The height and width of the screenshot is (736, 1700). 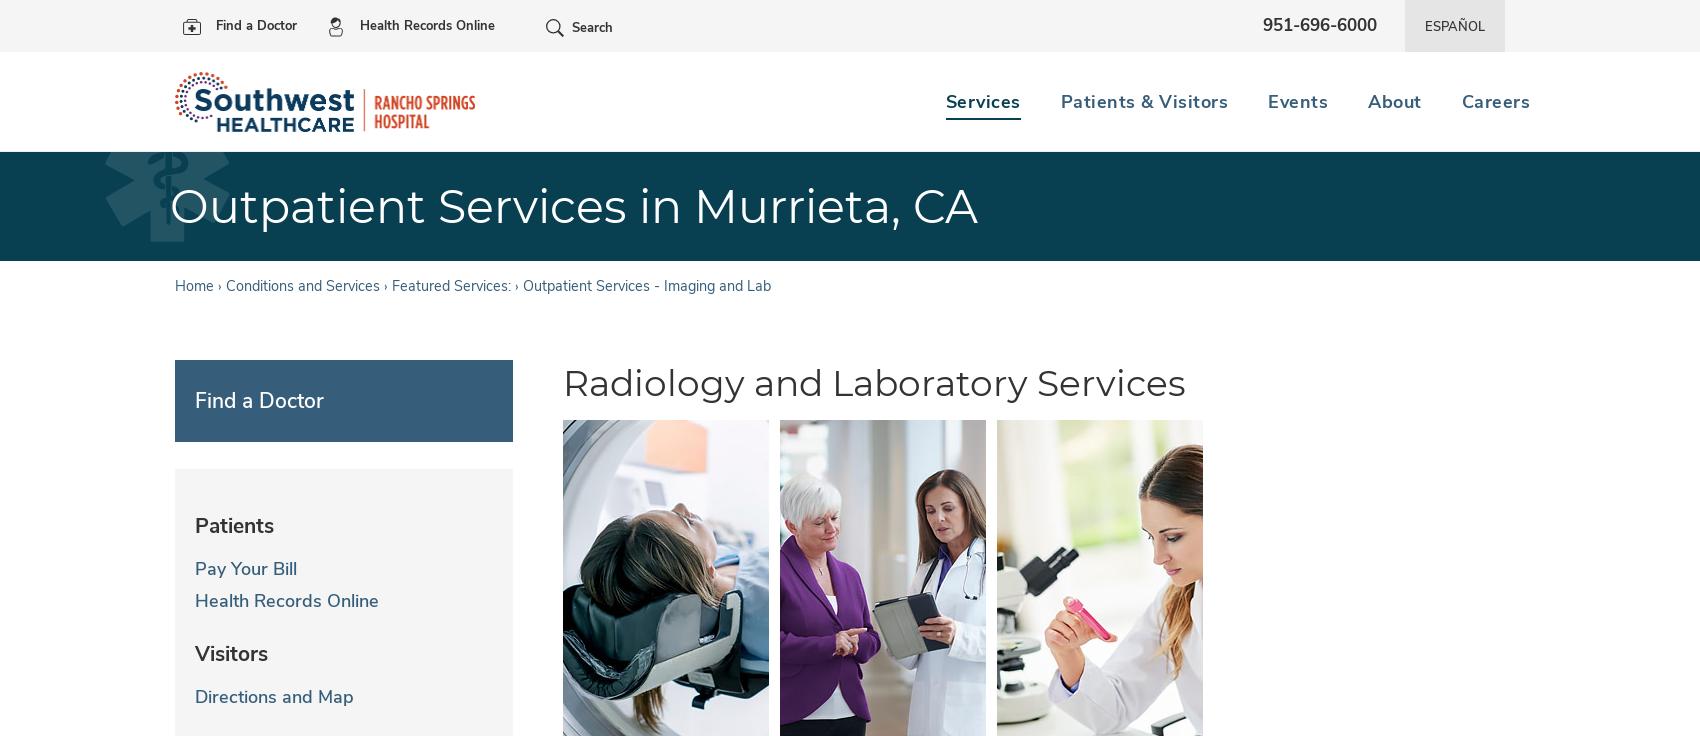 What do you see at coordinates (1459, 101) in the screenshot?
I see `'Careers'` at bounding box center [1459, 101].